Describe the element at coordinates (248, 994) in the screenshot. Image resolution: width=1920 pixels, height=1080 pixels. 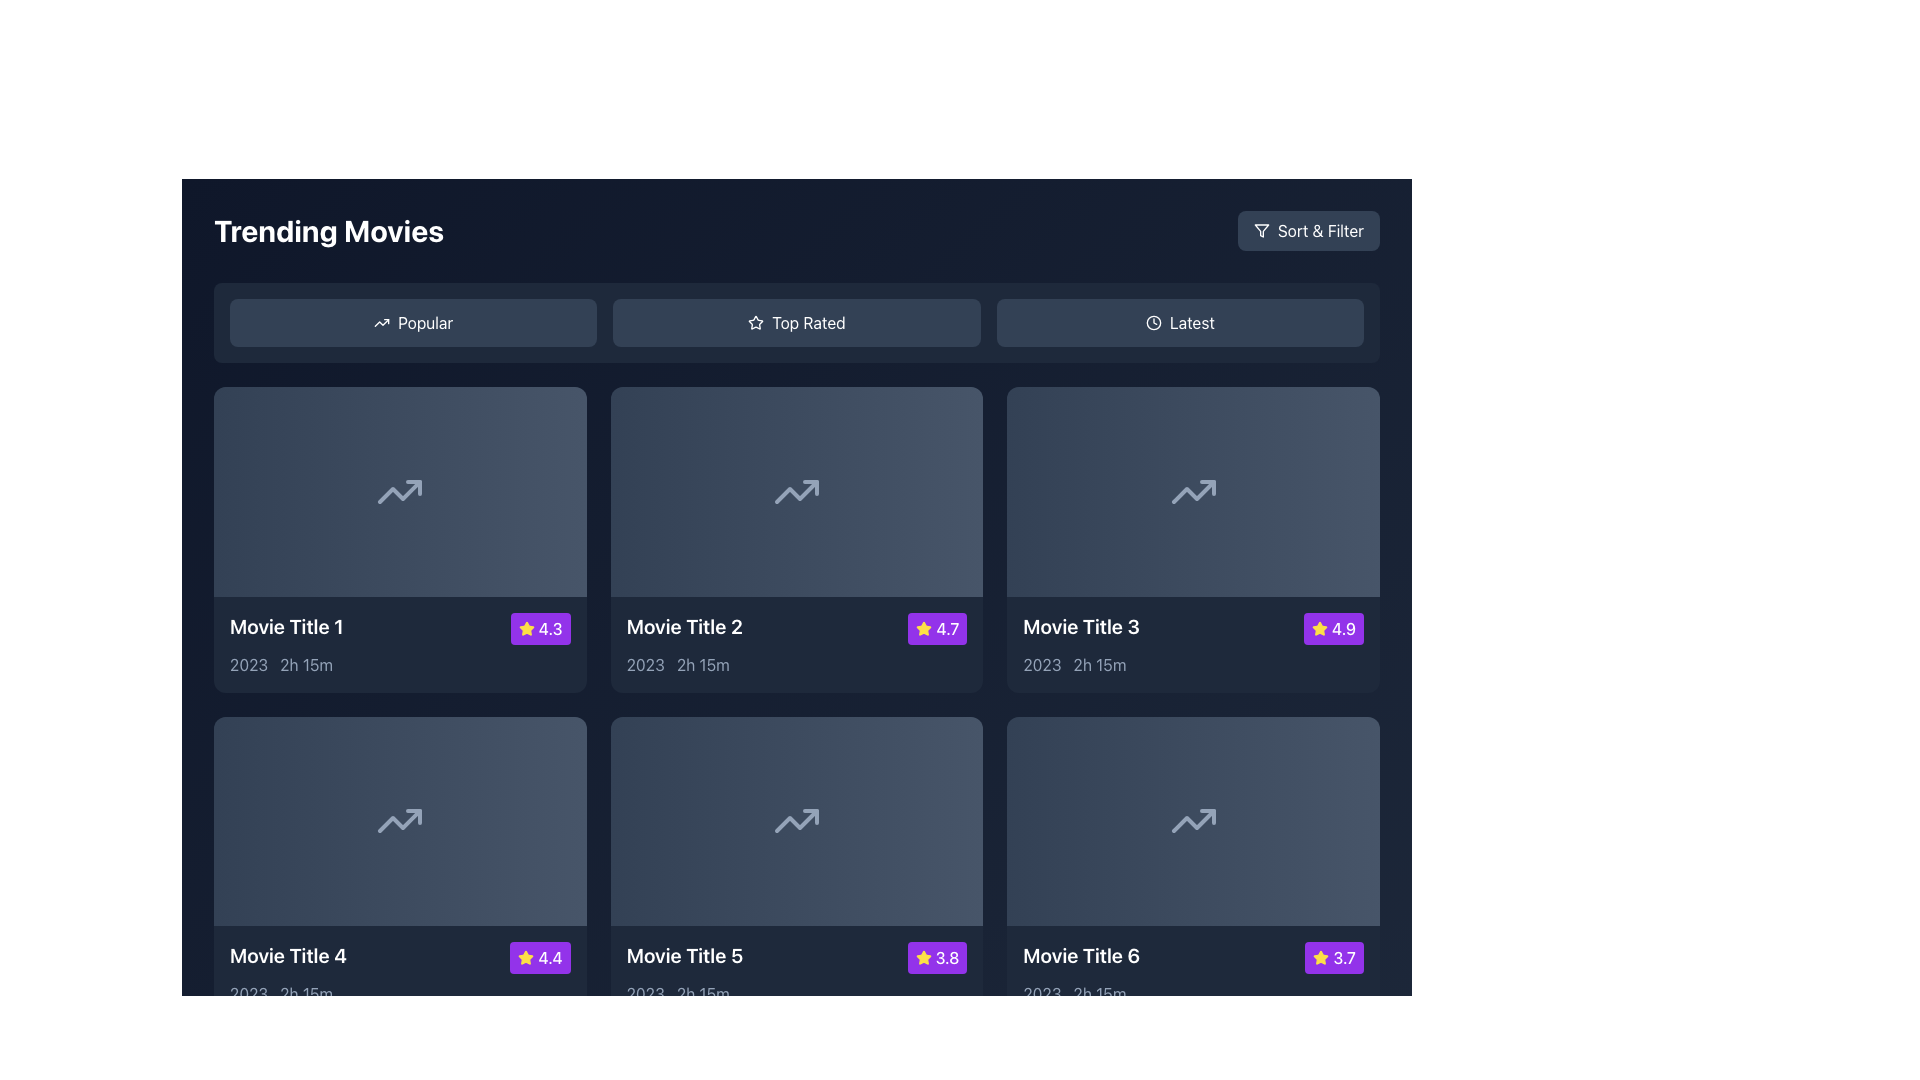
I see `text displaying the release year of 'Movie Title 4', located at the bottom-left corner of its tile in the metadata row` at that location.